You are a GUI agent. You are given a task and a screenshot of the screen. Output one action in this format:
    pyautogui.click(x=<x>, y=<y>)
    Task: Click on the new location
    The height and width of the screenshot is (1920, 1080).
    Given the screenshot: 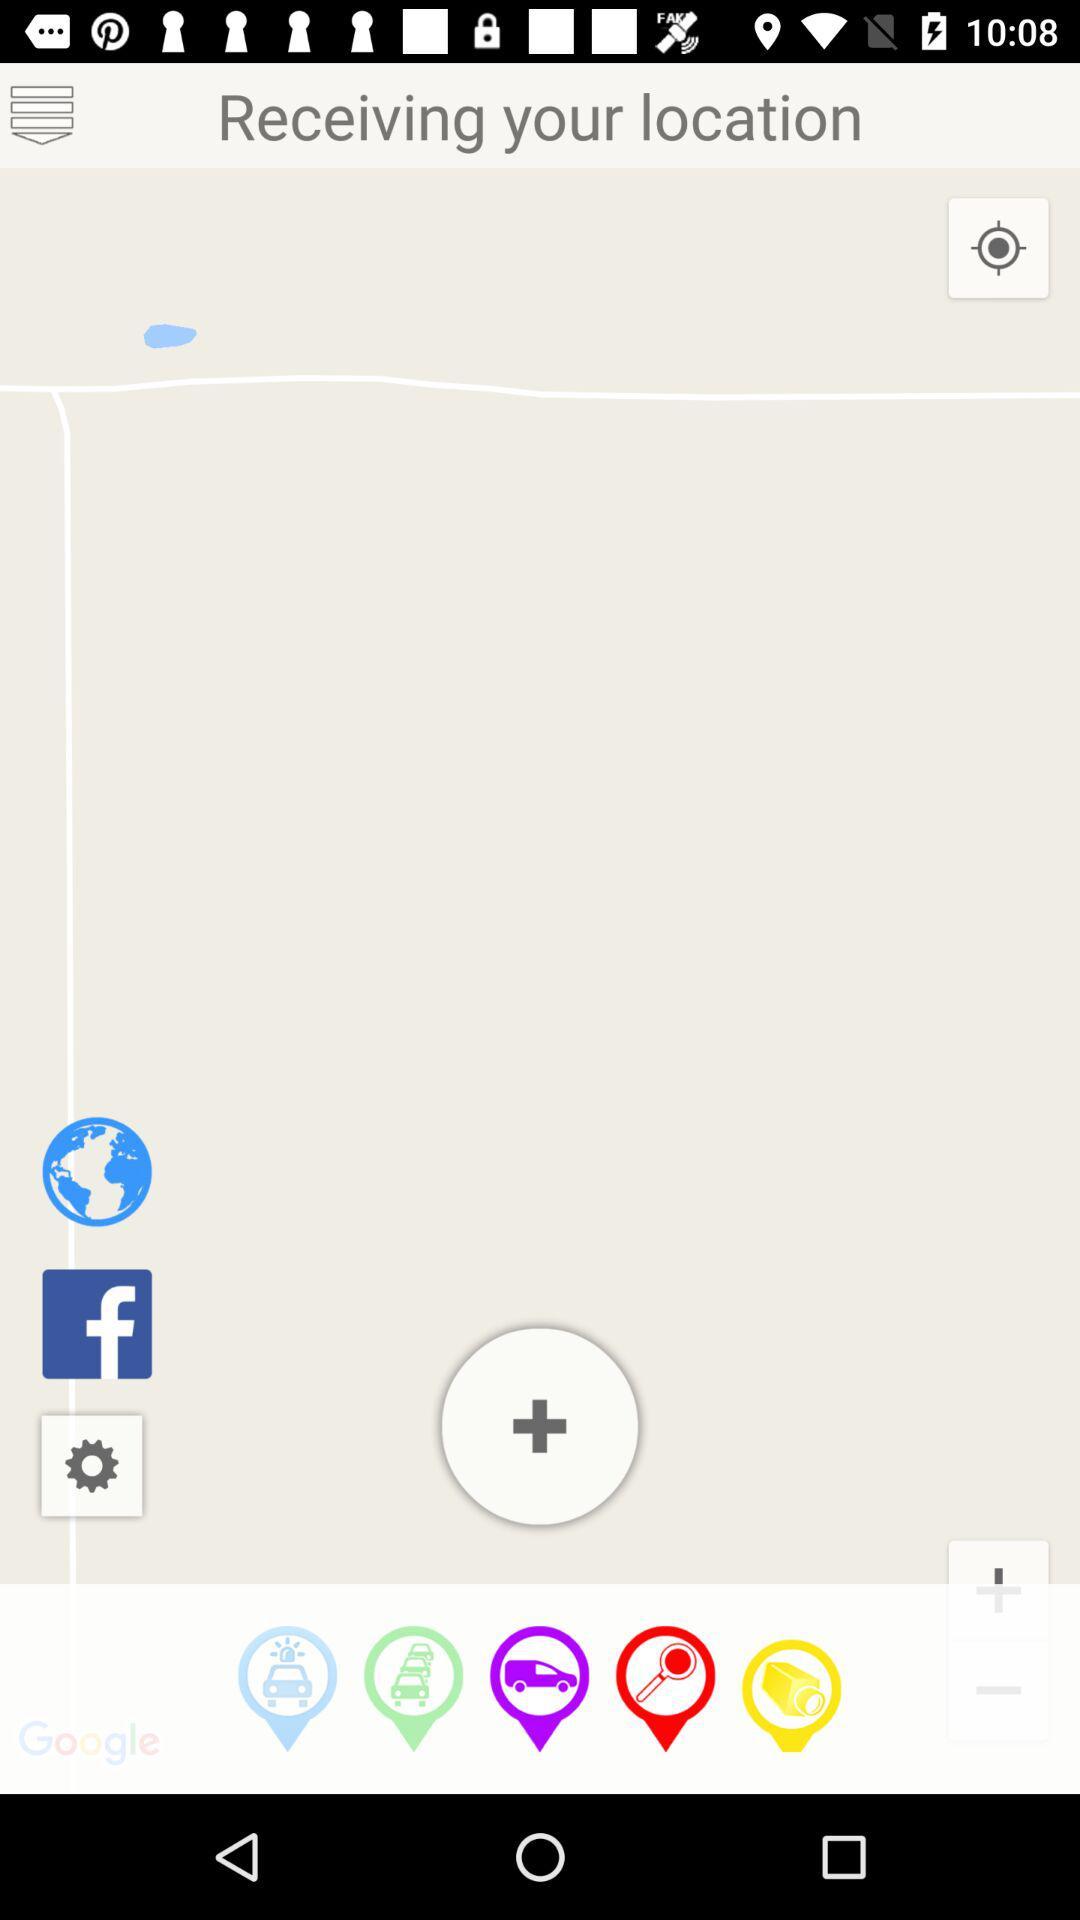 What is the action you would take?
    pyautogui.click(x=540, y=1425)
    